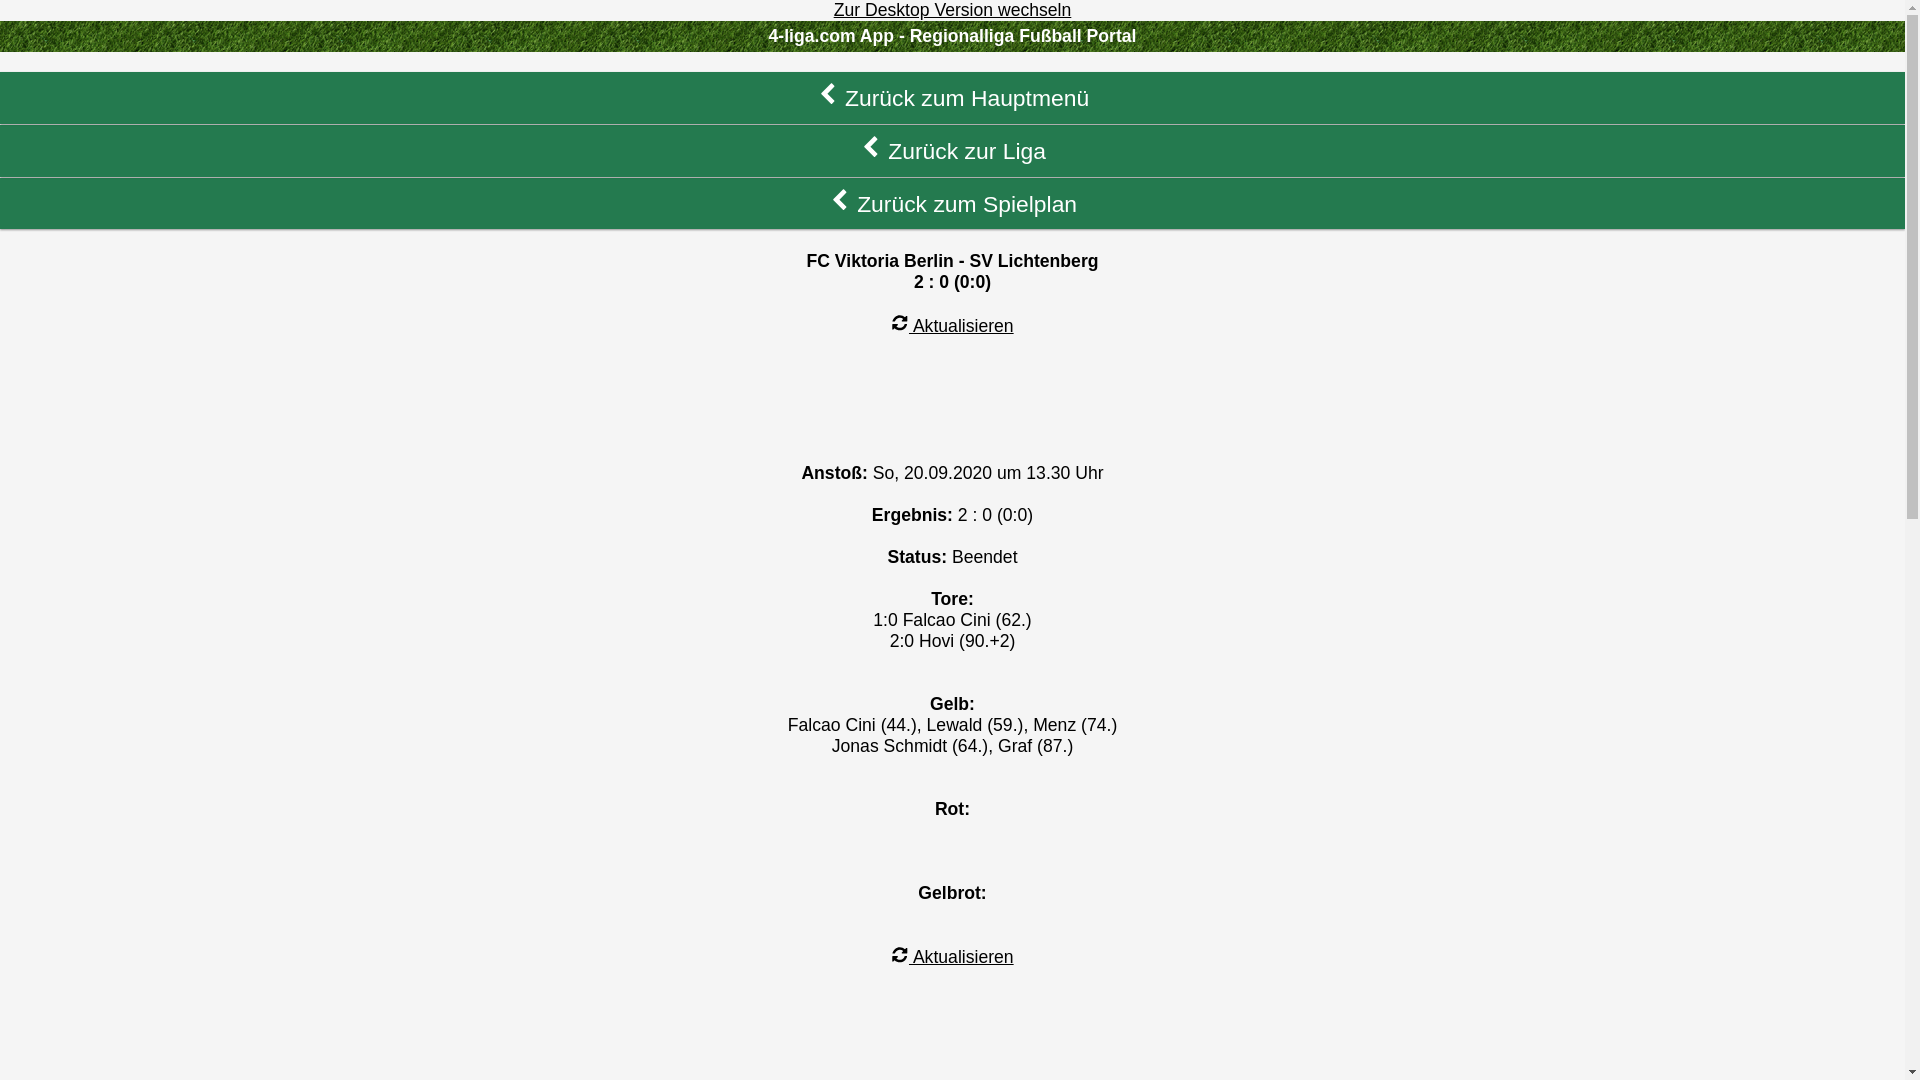 This screenshot has width=1920, height=1080. What do you see at coordinates (950, 955) in the screenshot?
I see `'Aktualisieren'` at bounding box center [950, 955].